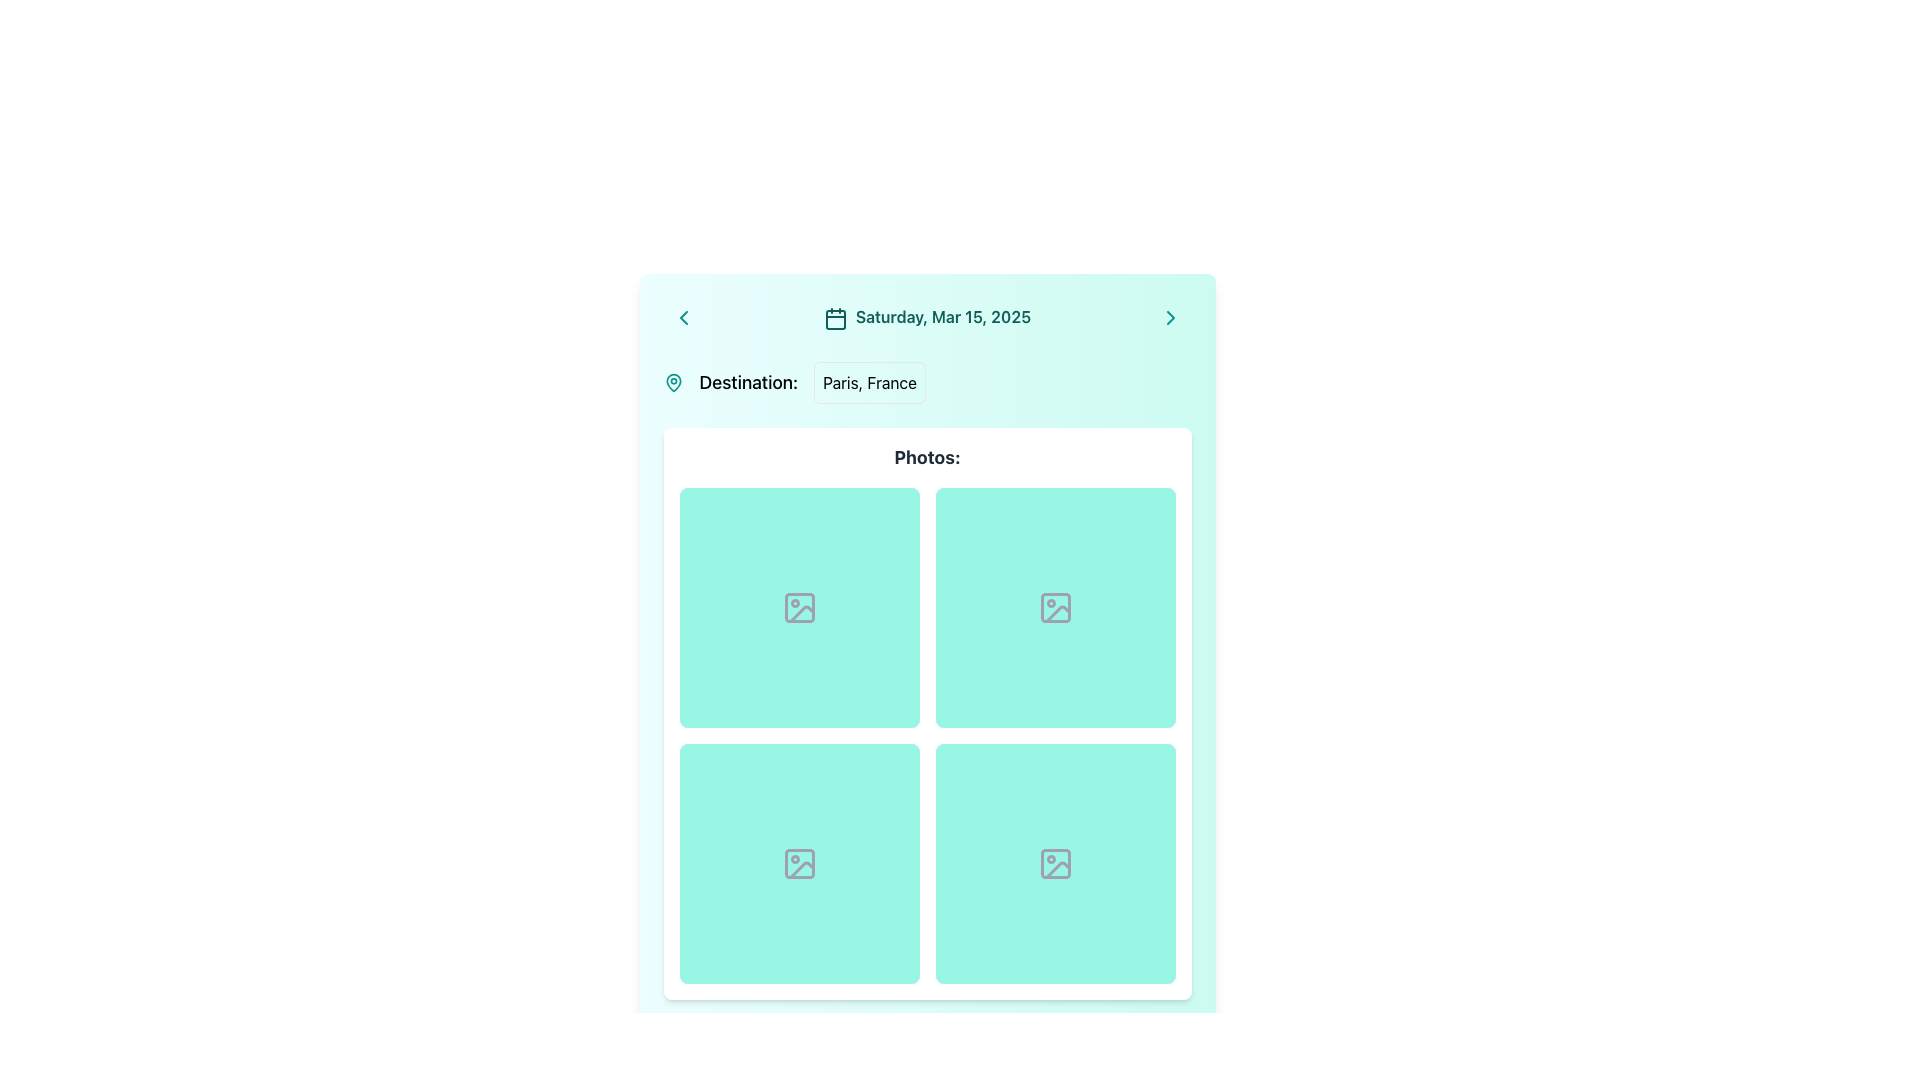 The width and height of the screenshot is (1920, 1080). What do you see at coordinates (673, 382) in the screenshot?
I see `the larger surrounding portion of the map pin icon located to the left of the 'Destination: Paris, France' text` at bounding box center [673, 382].